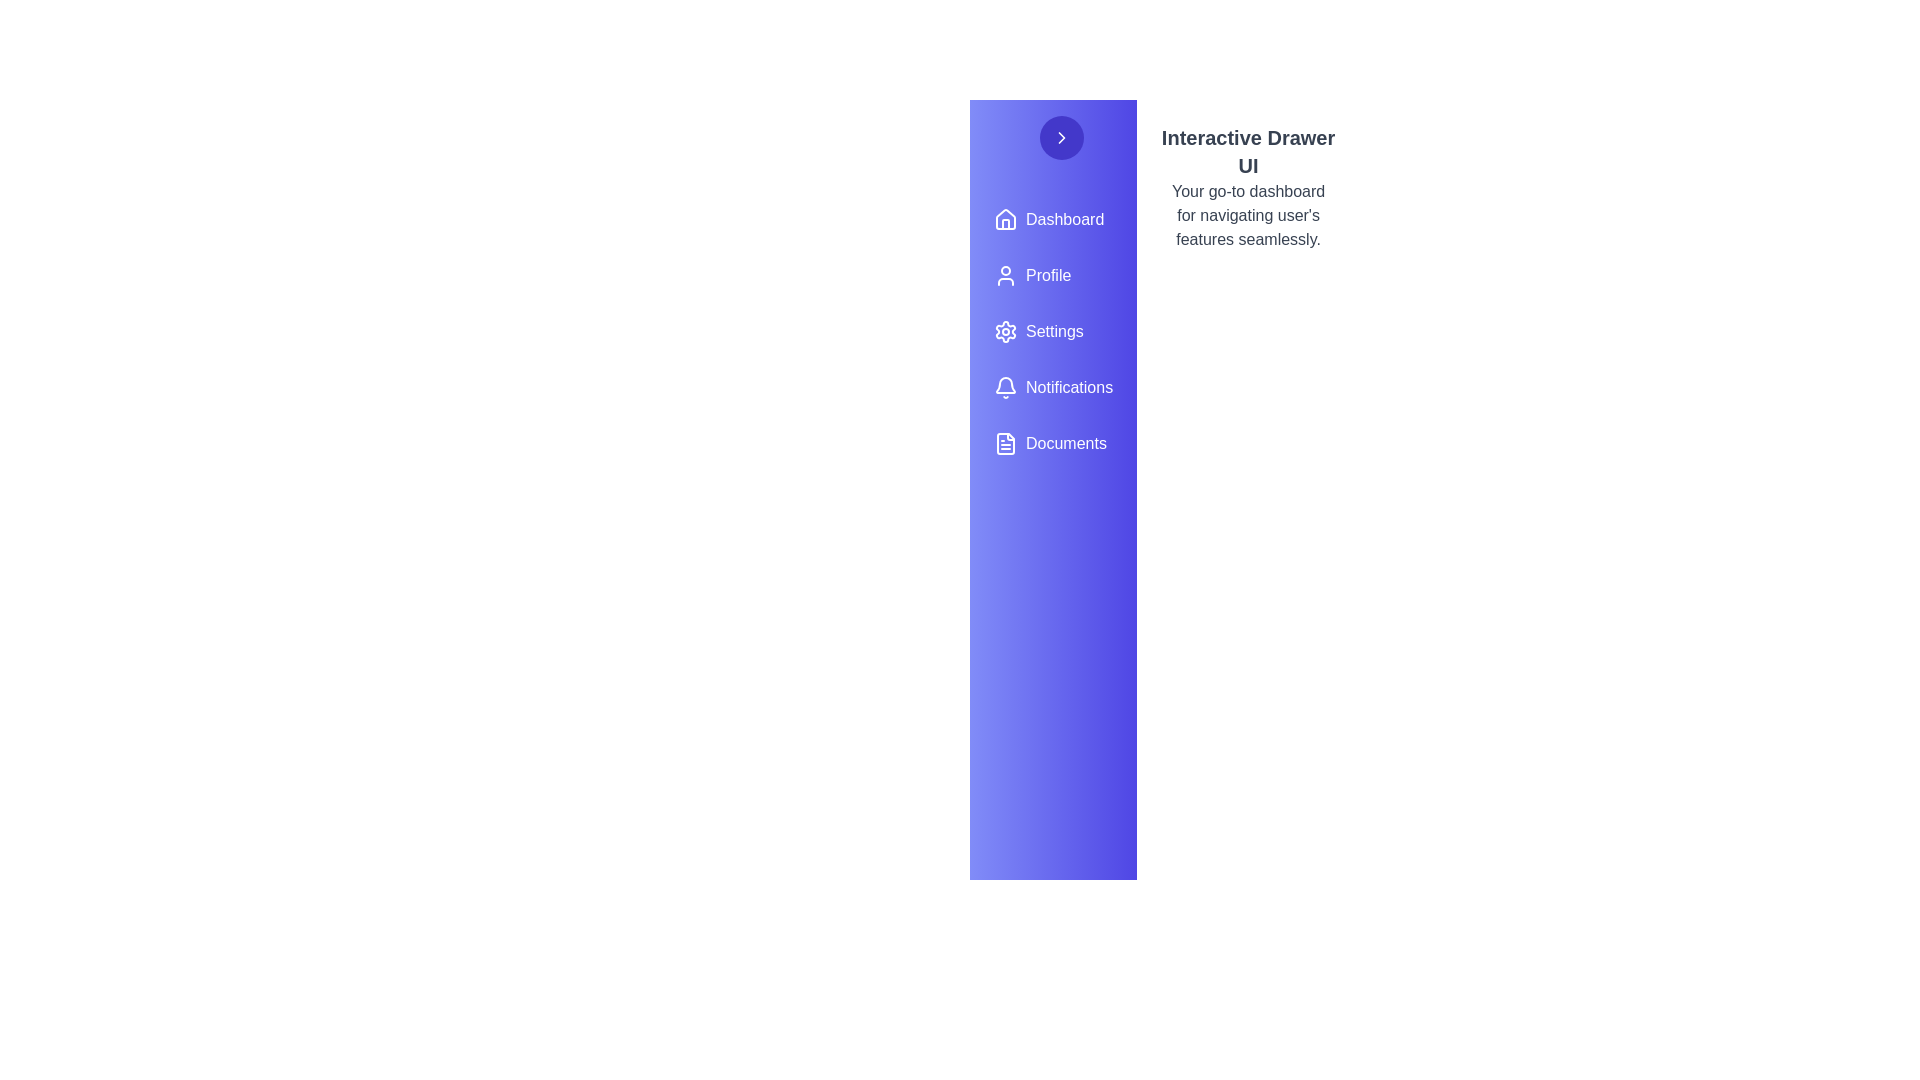 The height and width of the screenshot is (1080, 1920). I want to click on the menu item labeled Settings, so click(1052, 330).